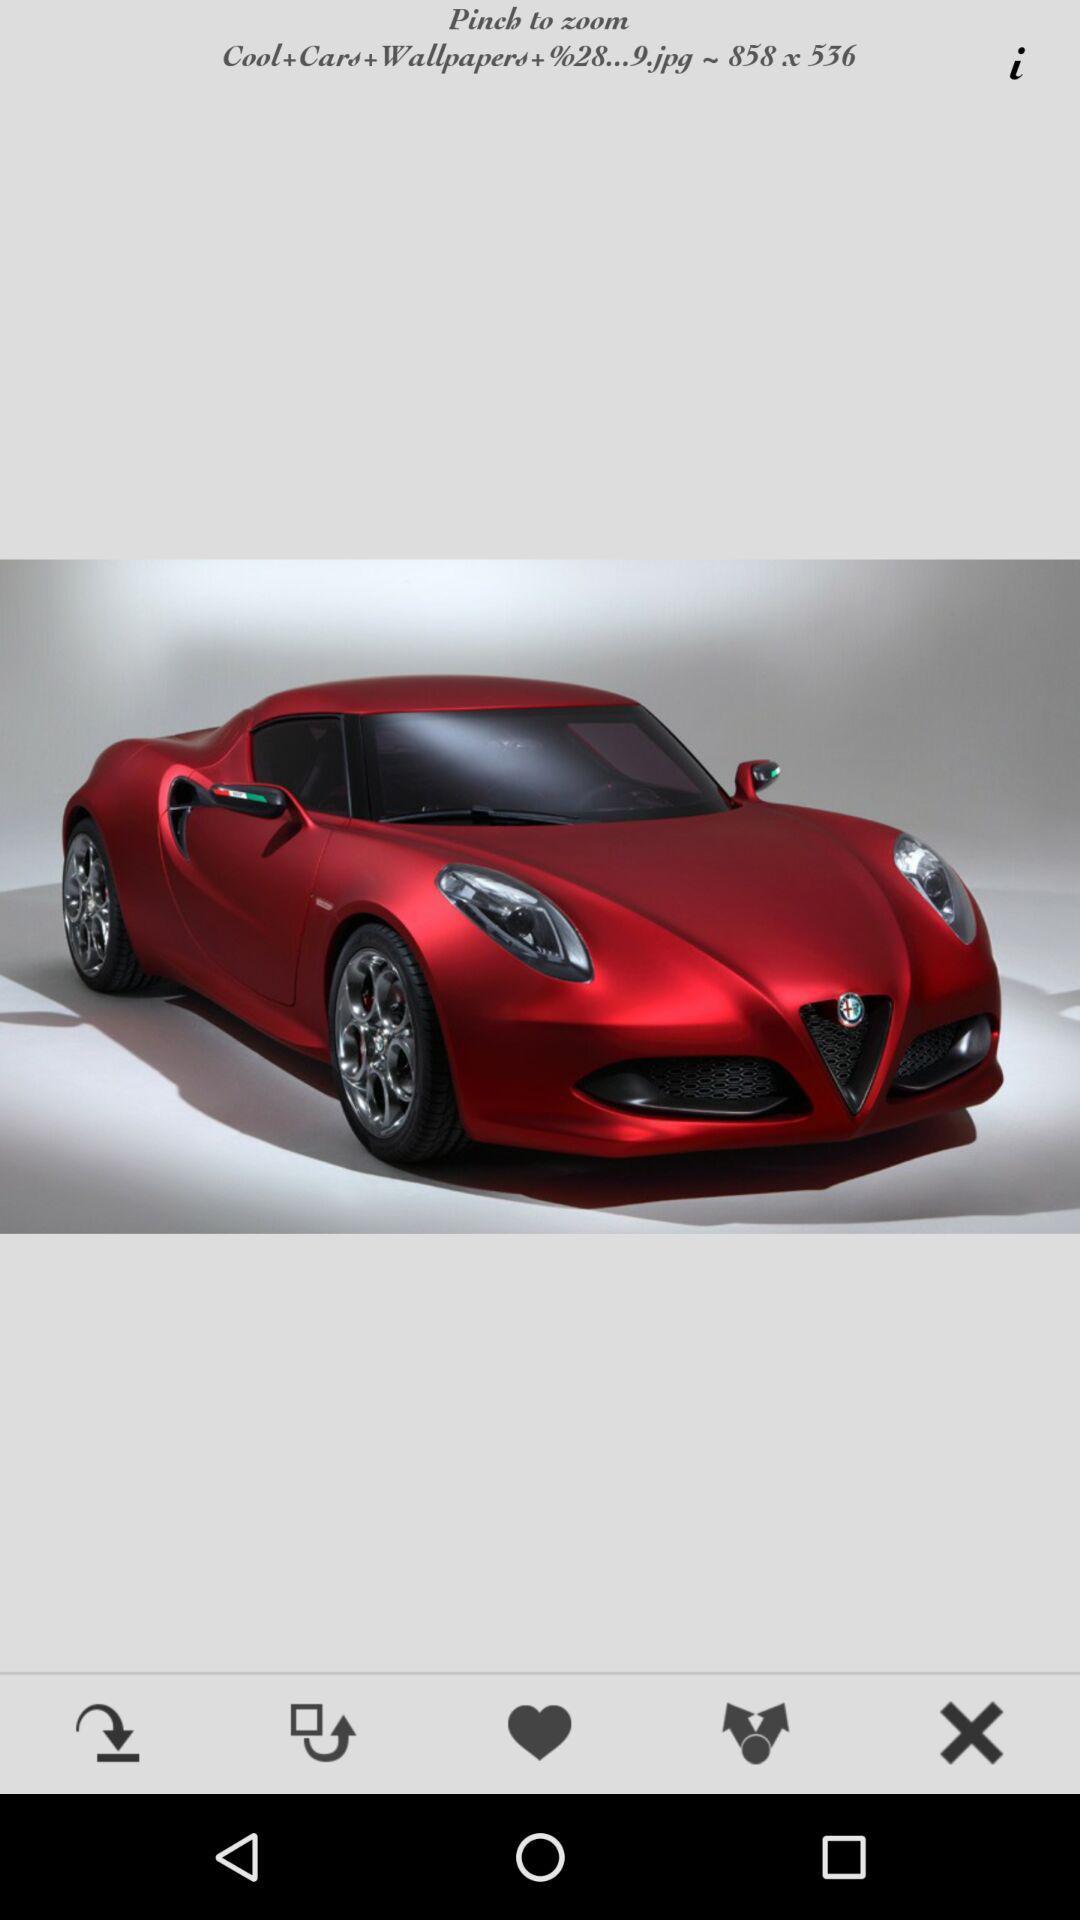 Image resolution: width=1080 pixels, height=1920 pixels. What do you see at coordinates (323, 1734) in the screenshot?
I see `flip image` at bounding box center [323, 1734].